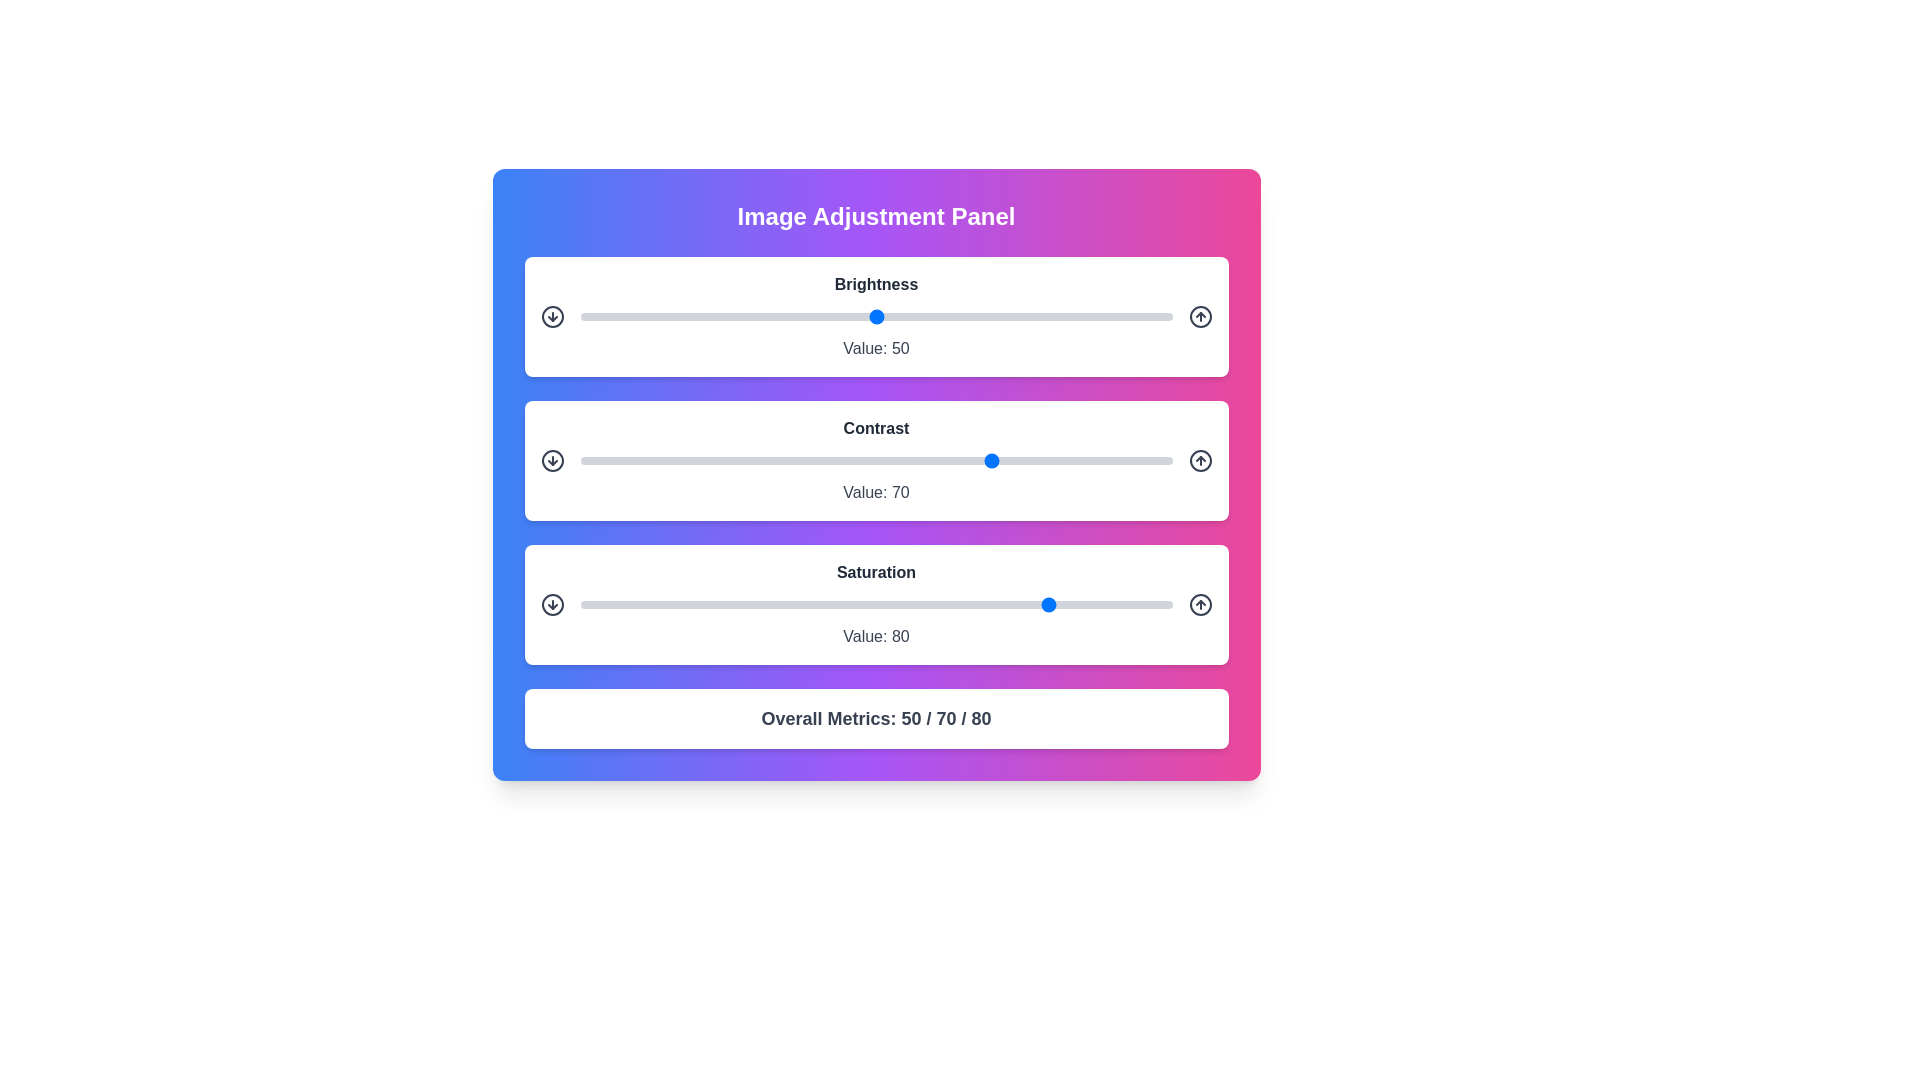  I want to click on the slider value, so click(786, 604).